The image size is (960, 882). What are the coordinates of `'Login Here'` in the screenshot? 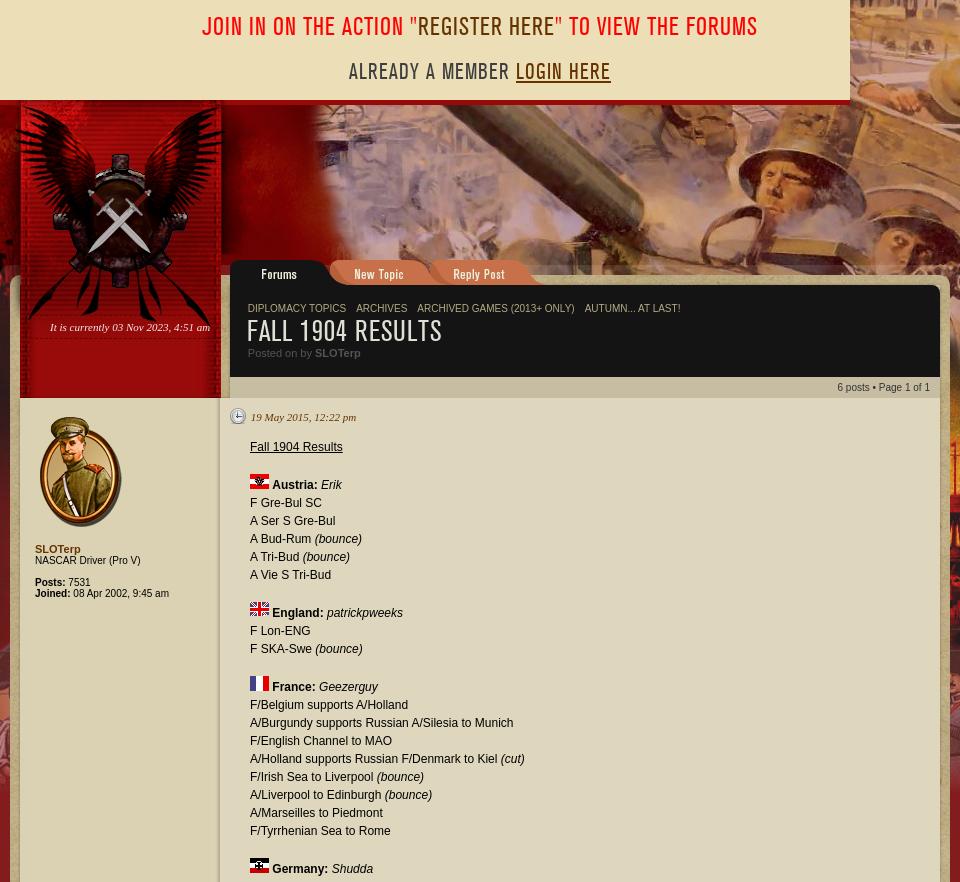 It's located at (563, 71).